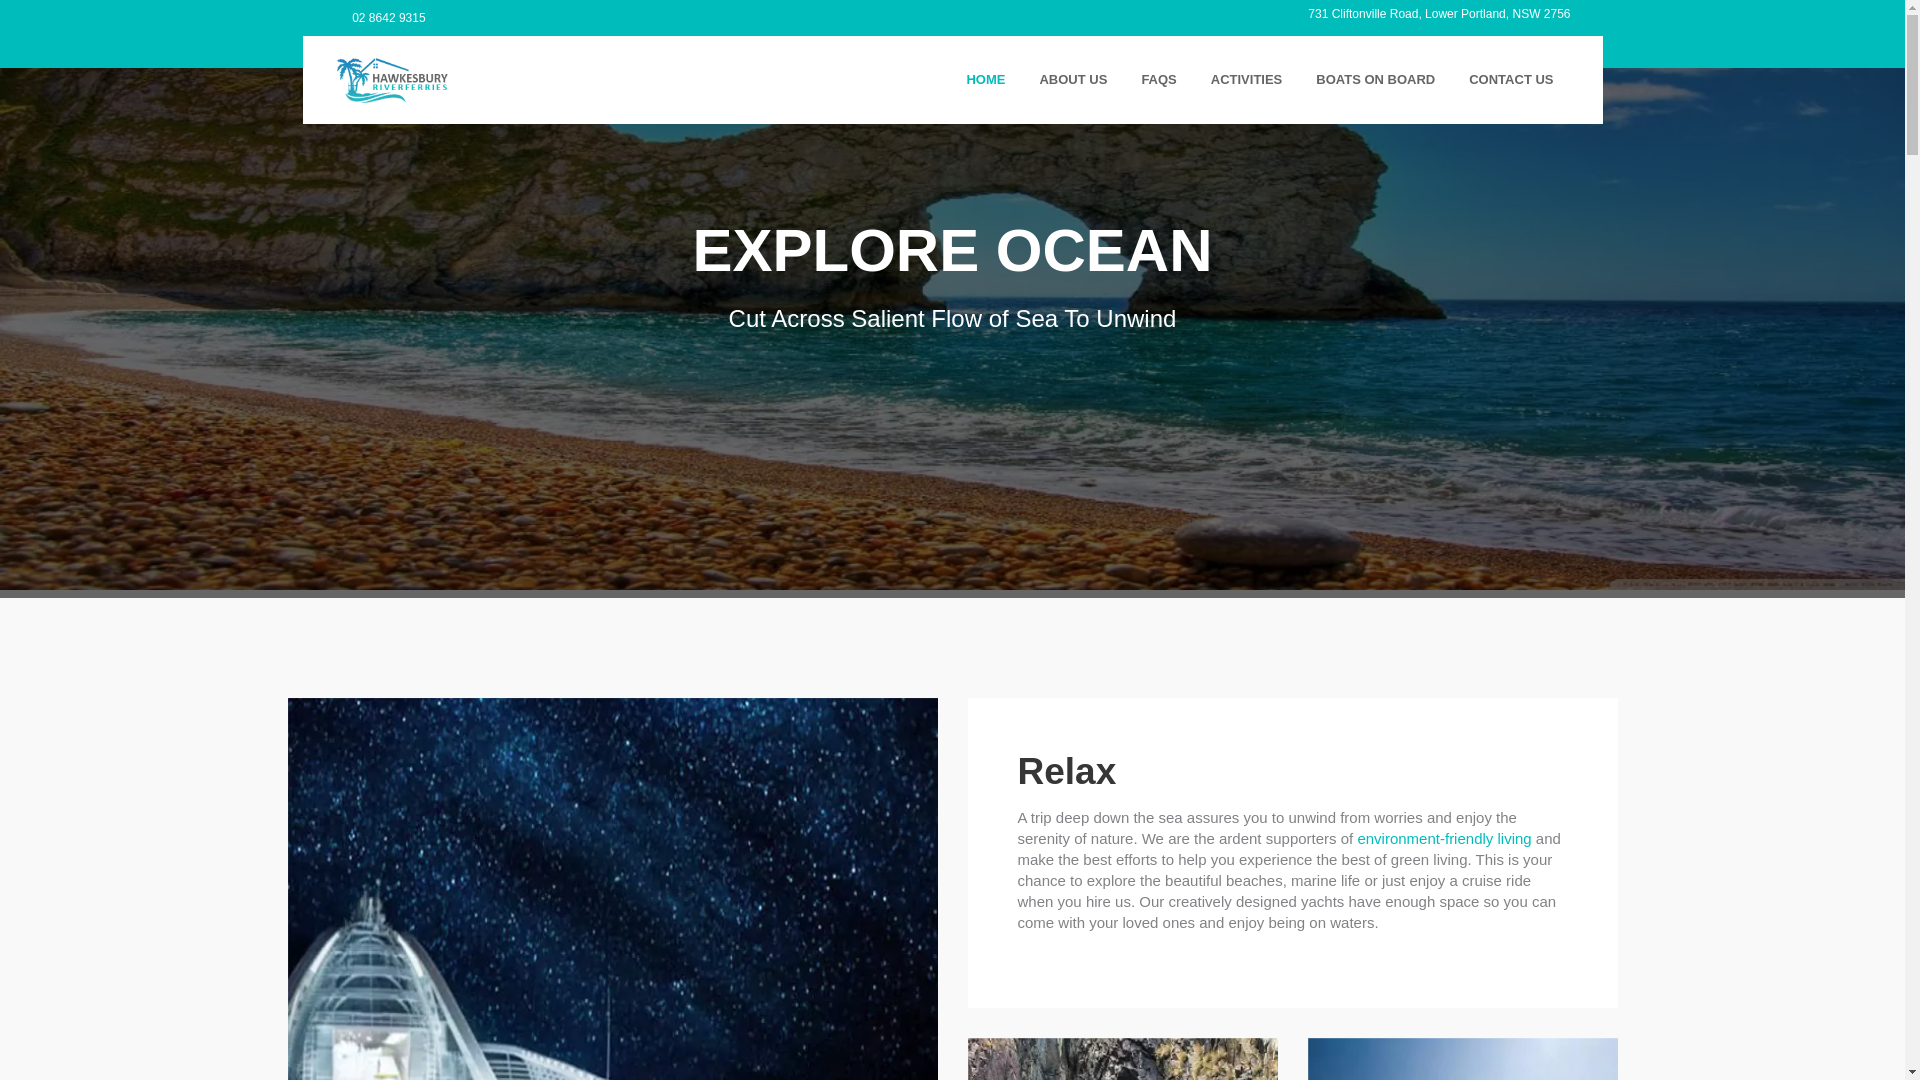 The height and width of the screenshot is (1080, 1920). I want to click on 'FAQS', so click(1158, 79).